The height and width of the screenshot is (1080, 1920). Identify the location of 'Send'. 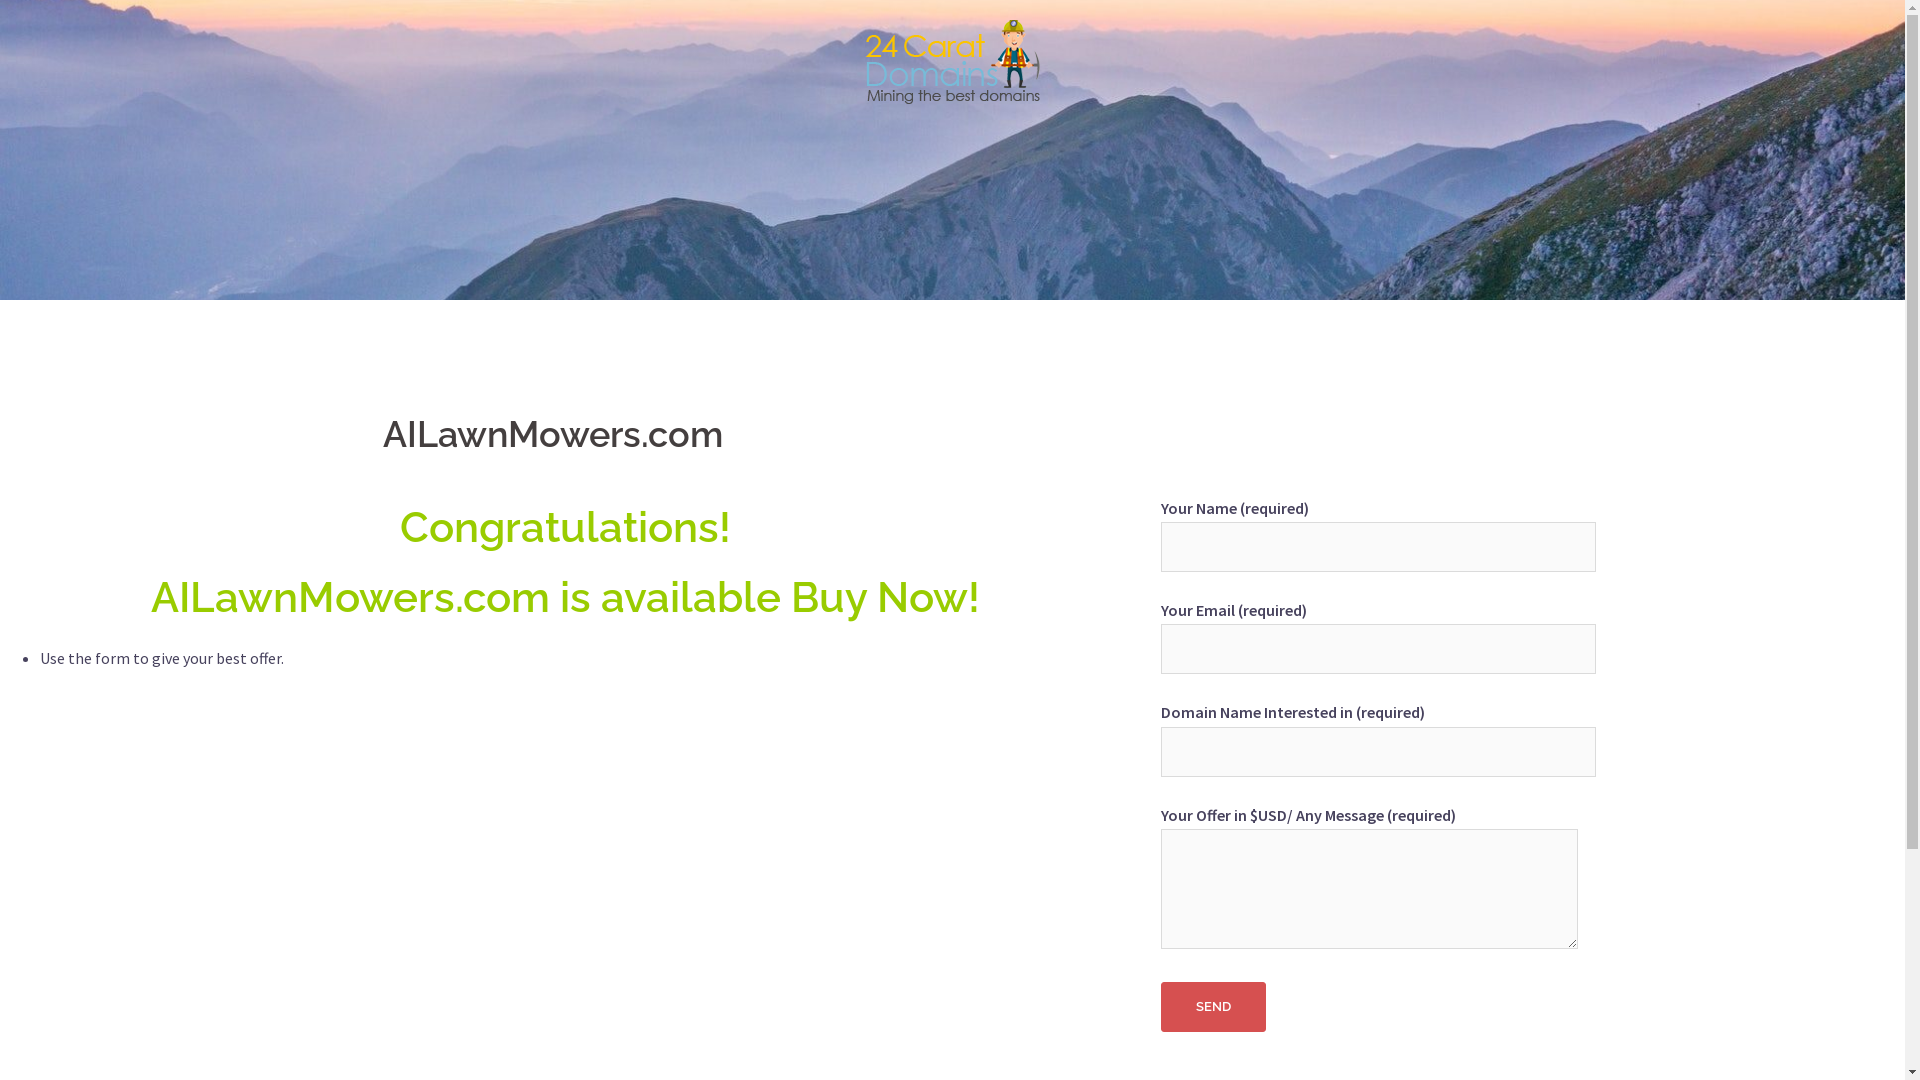
(1212, 1006).